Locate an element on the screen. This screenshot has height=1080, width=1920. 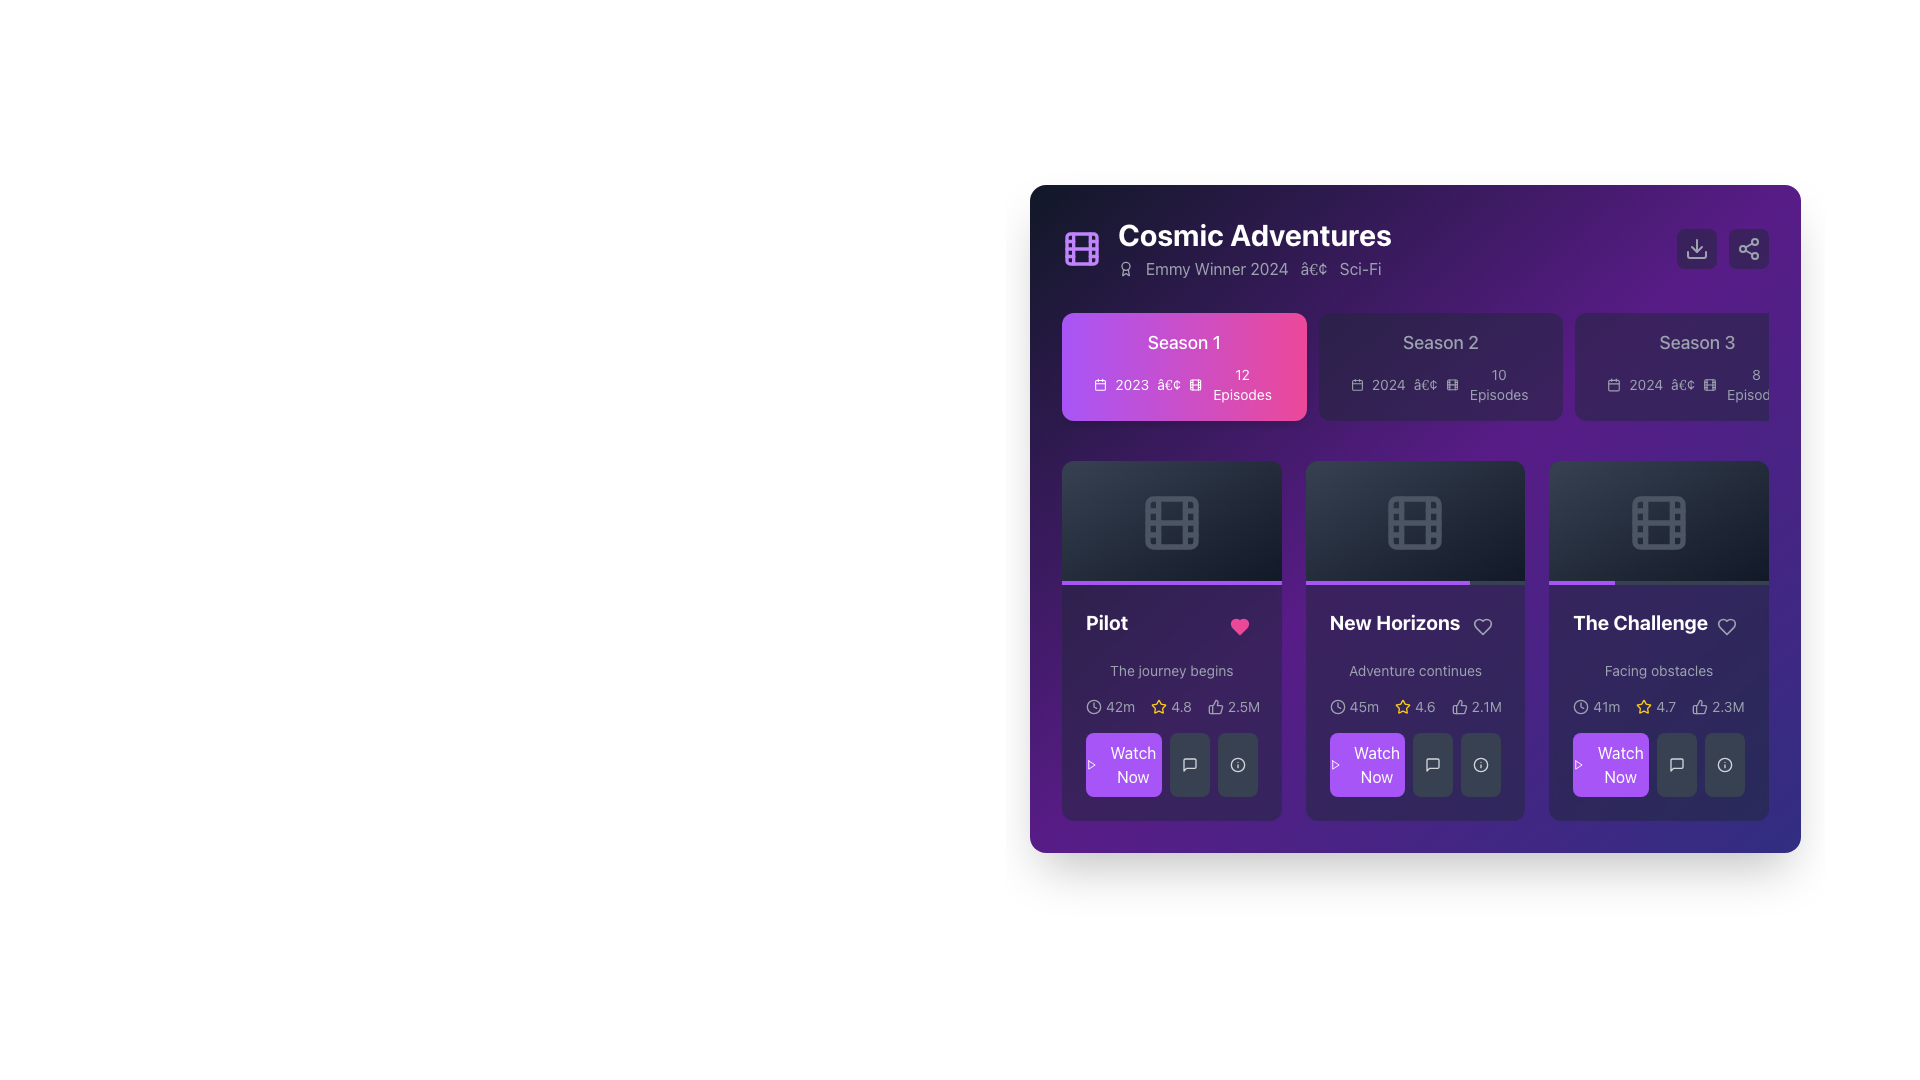
the 'Watch Now' button, which contains a decorative play symbol is located at coordinates (1090, 764).